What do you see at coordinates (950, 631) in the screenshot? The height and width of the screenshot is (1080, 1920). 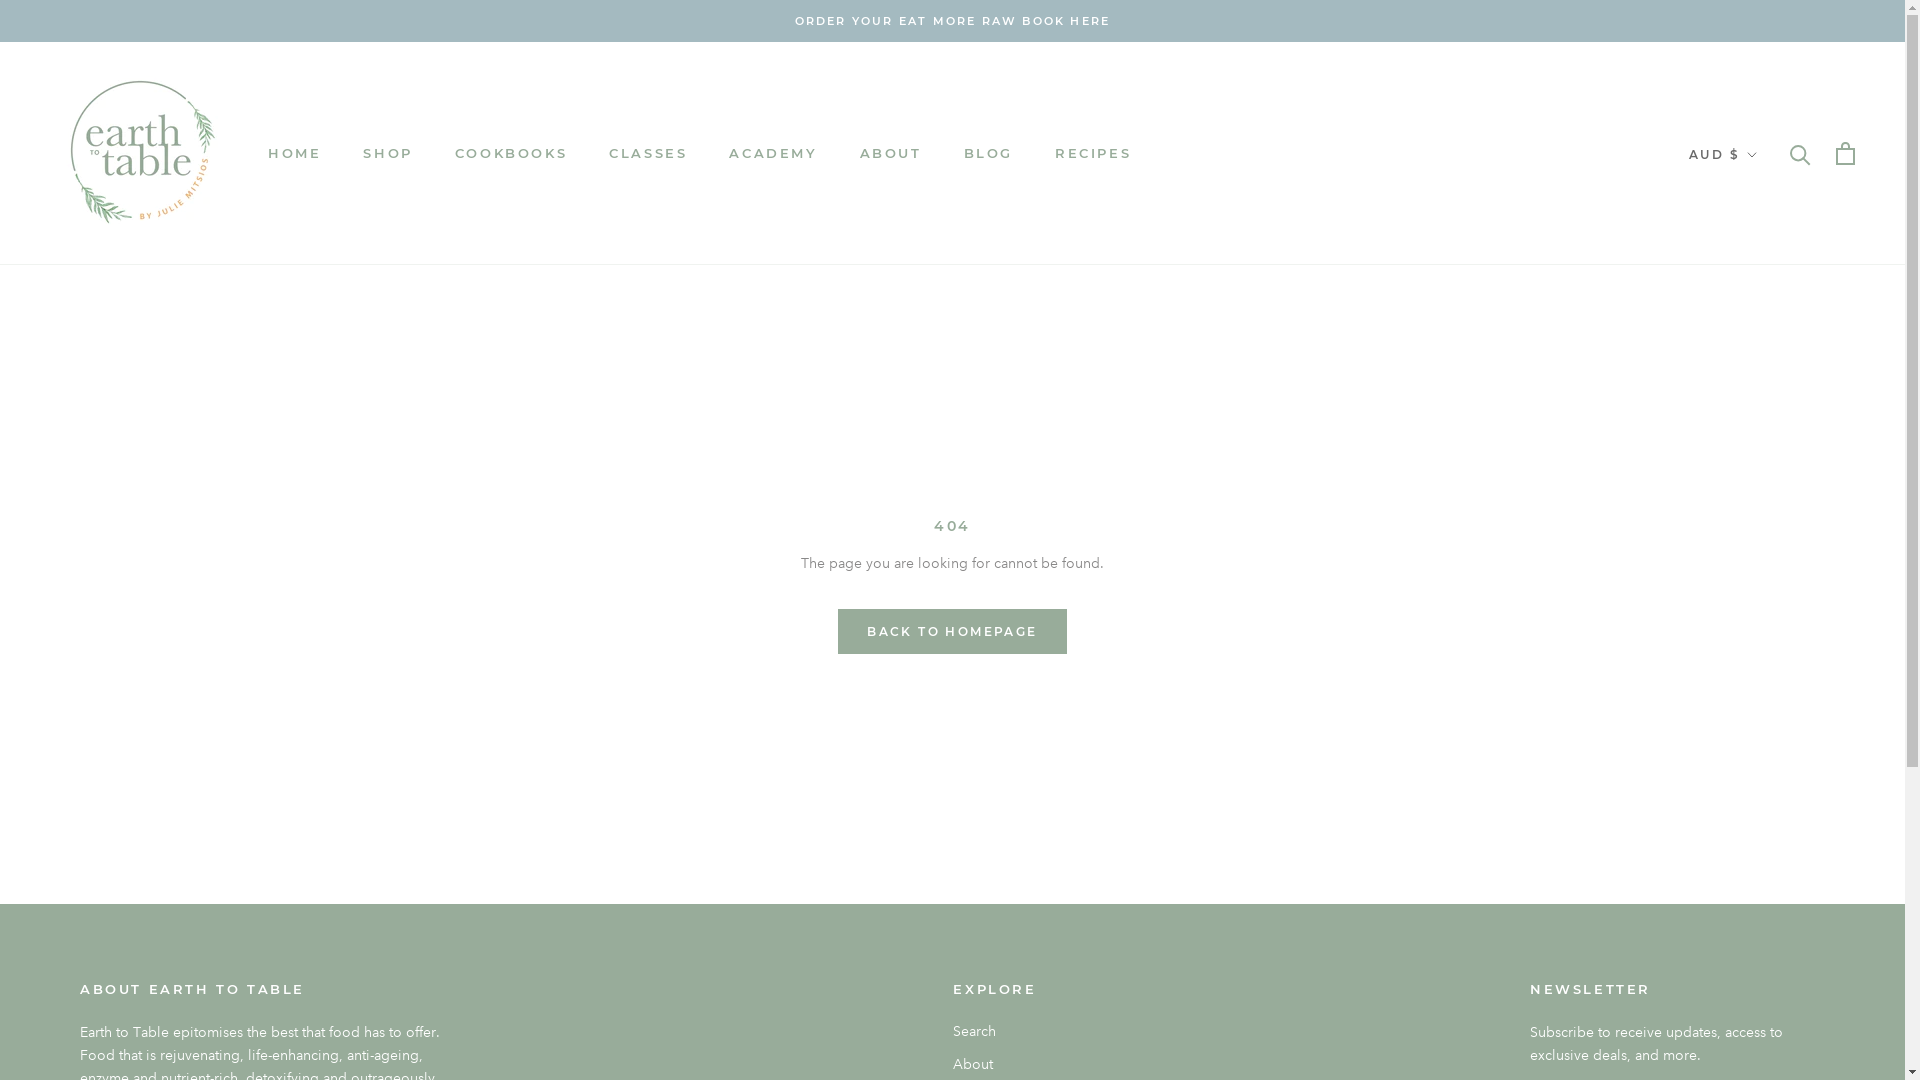 I see `'BACK TO HOMEPAGE'` at bounding box center [950, 631].